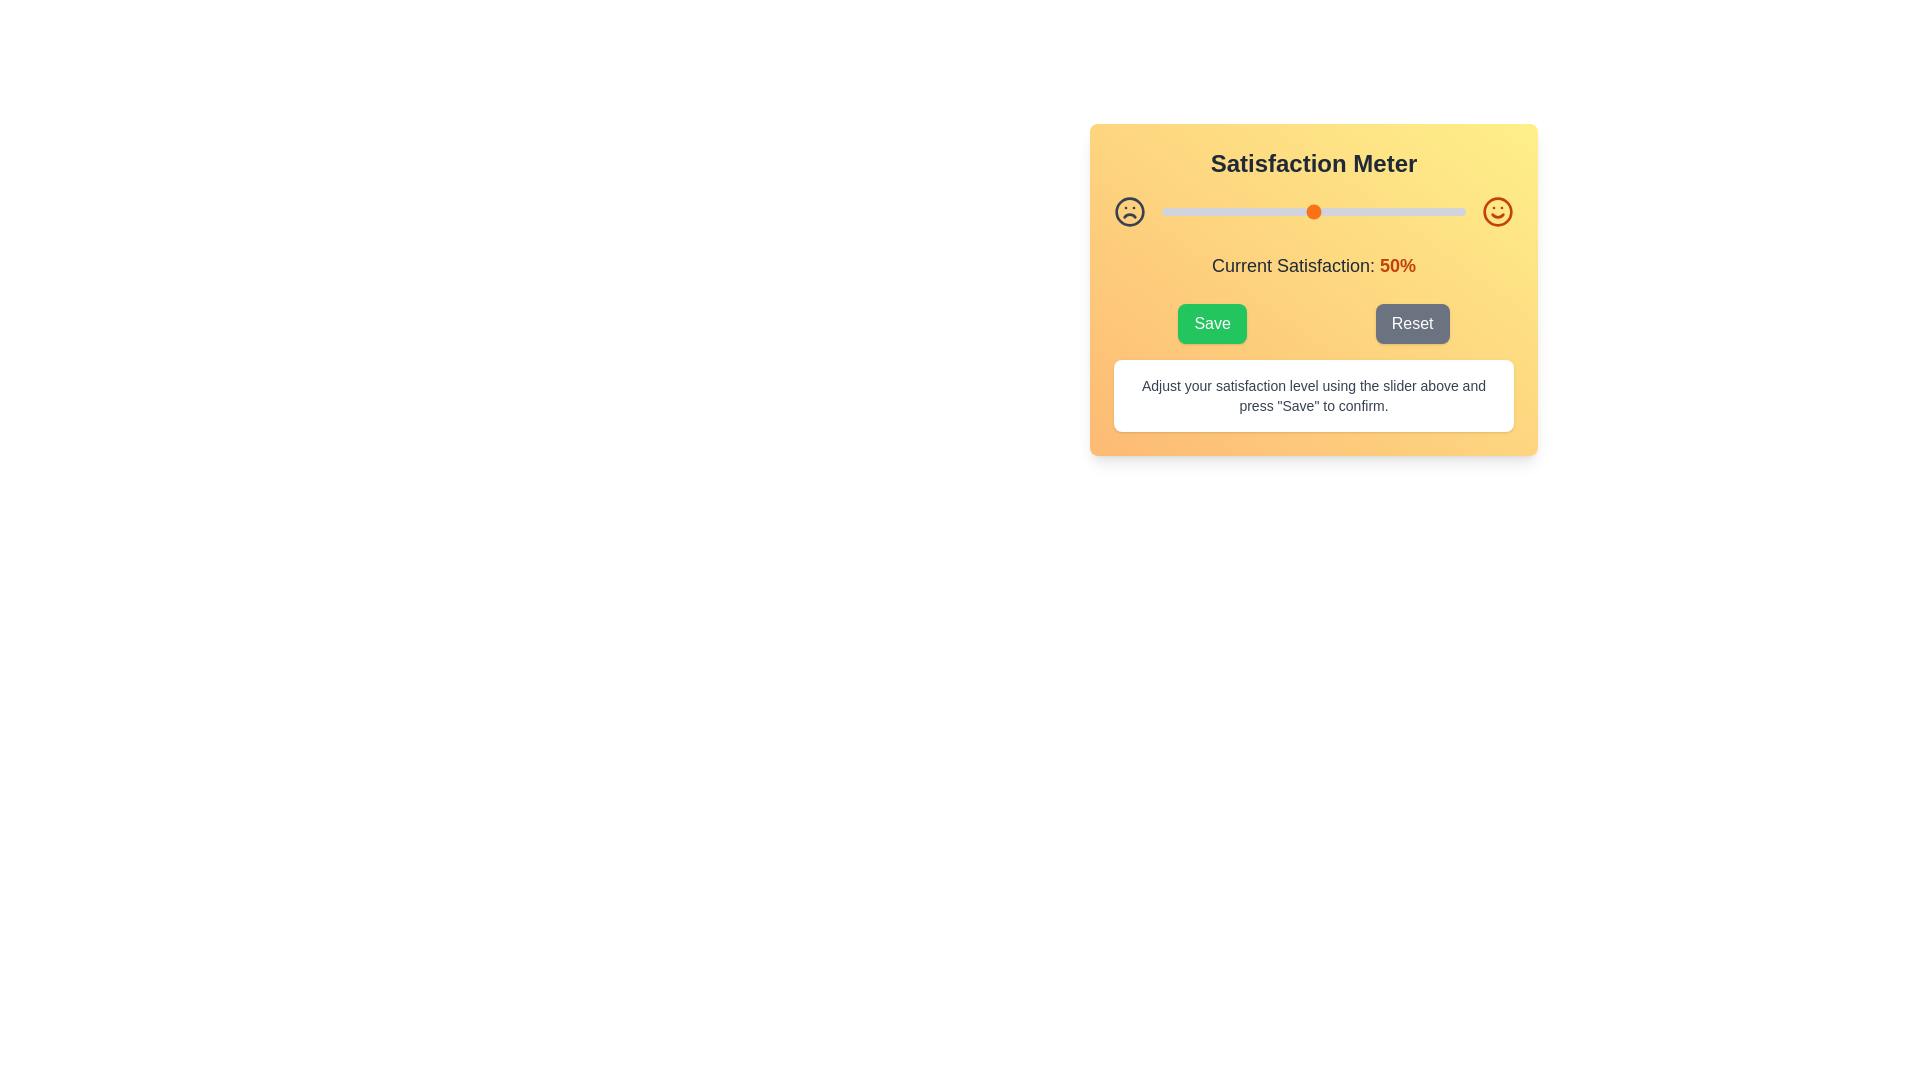  Describe the element at coordinates (1211, 323) in the screenshot. I see `'Save' button to save the current satisfaction level` at that location.